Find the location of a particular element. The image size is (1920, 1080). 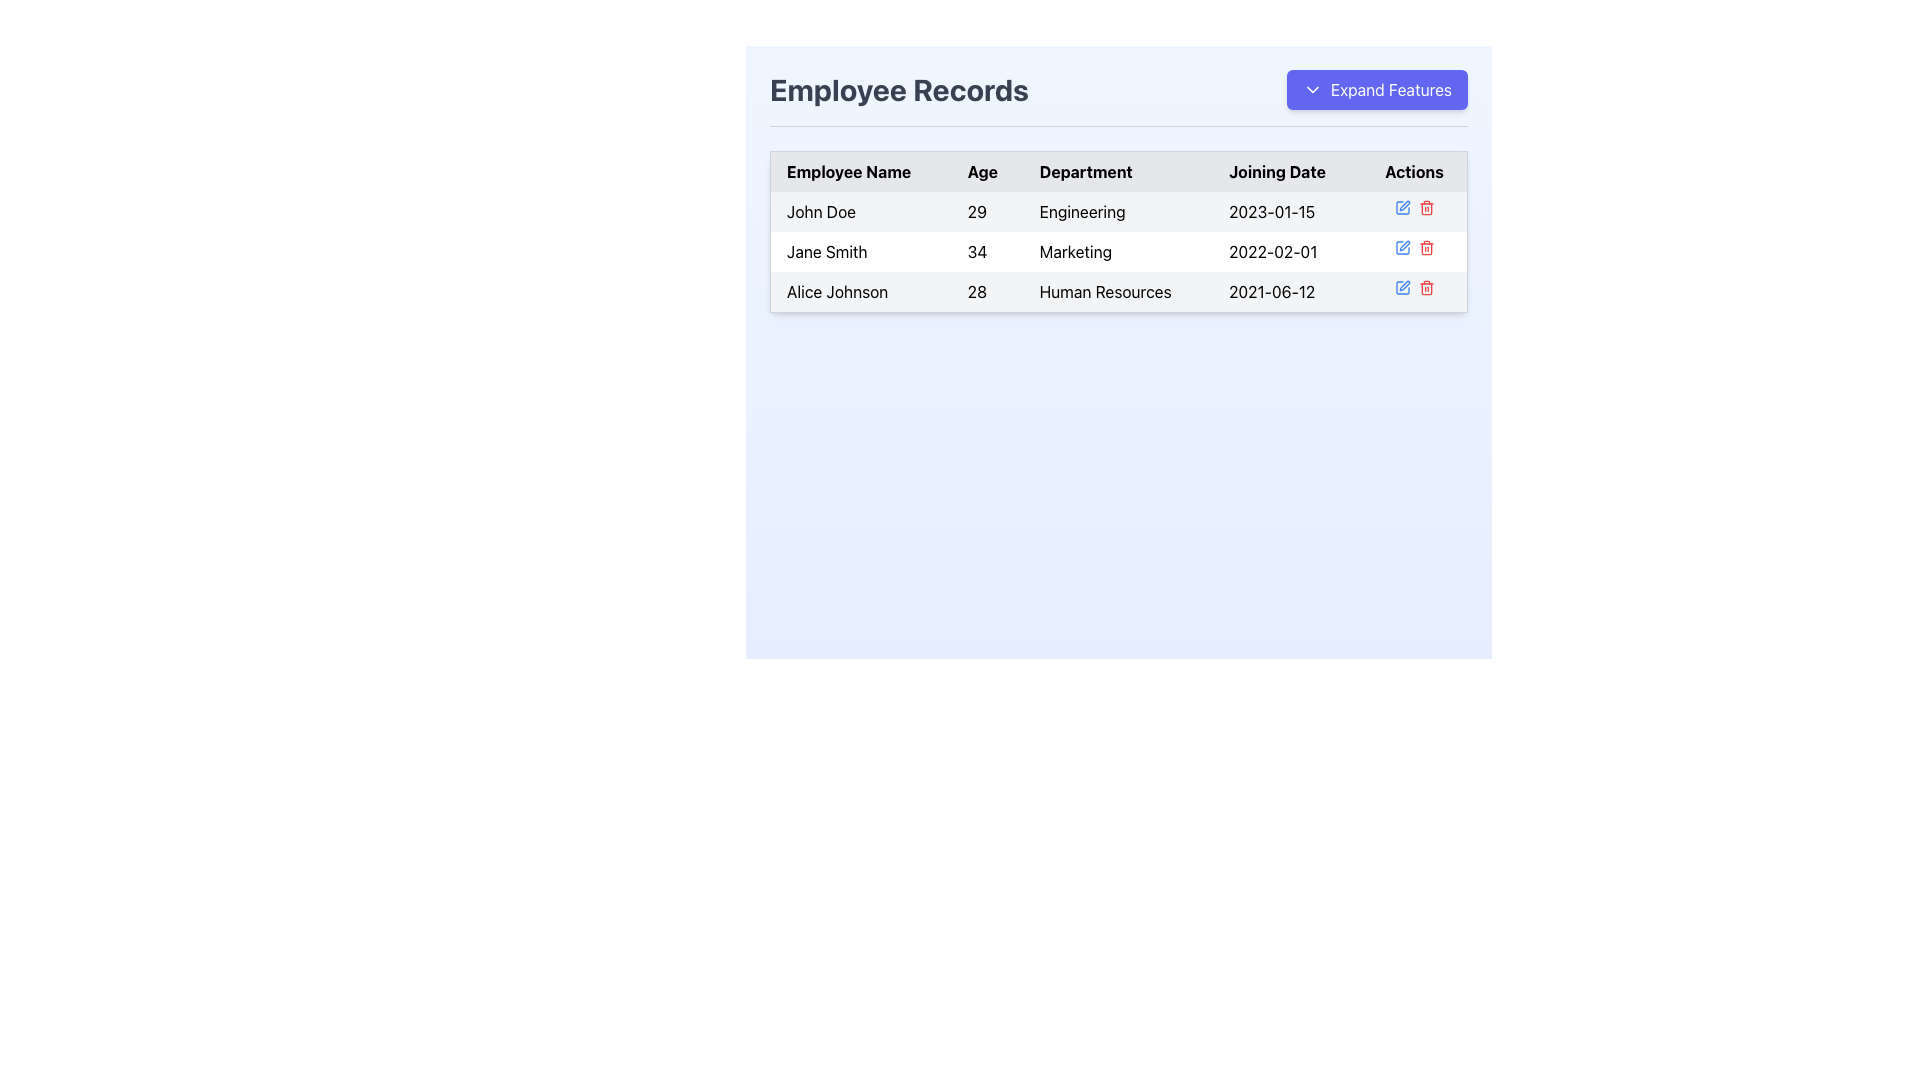

the text element displaying '2022-02-01' in the 'Joining Date' column of the 'Employee Records' table, which corresponds to 'Jane Smith' is located at coordinates (1287, 250).